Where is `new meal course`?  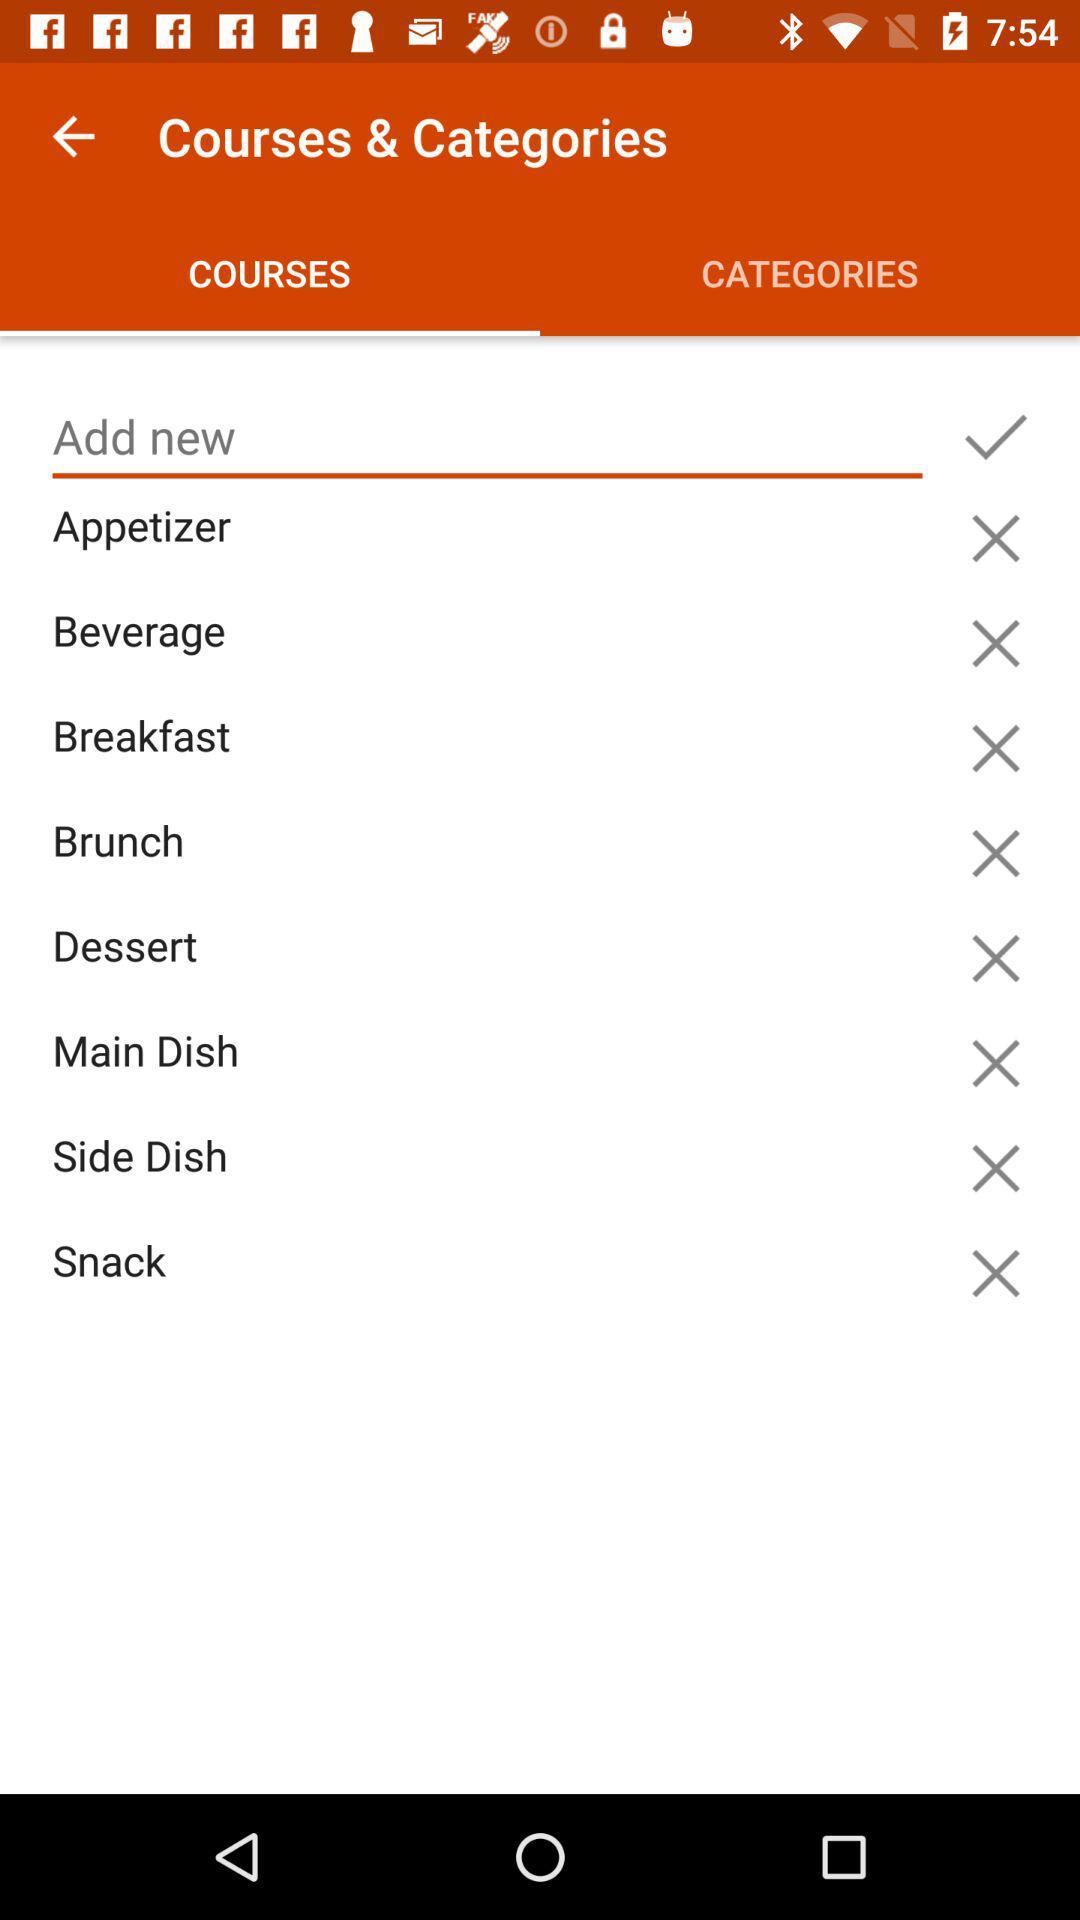
new meal course is located at coordinates (487, 436).